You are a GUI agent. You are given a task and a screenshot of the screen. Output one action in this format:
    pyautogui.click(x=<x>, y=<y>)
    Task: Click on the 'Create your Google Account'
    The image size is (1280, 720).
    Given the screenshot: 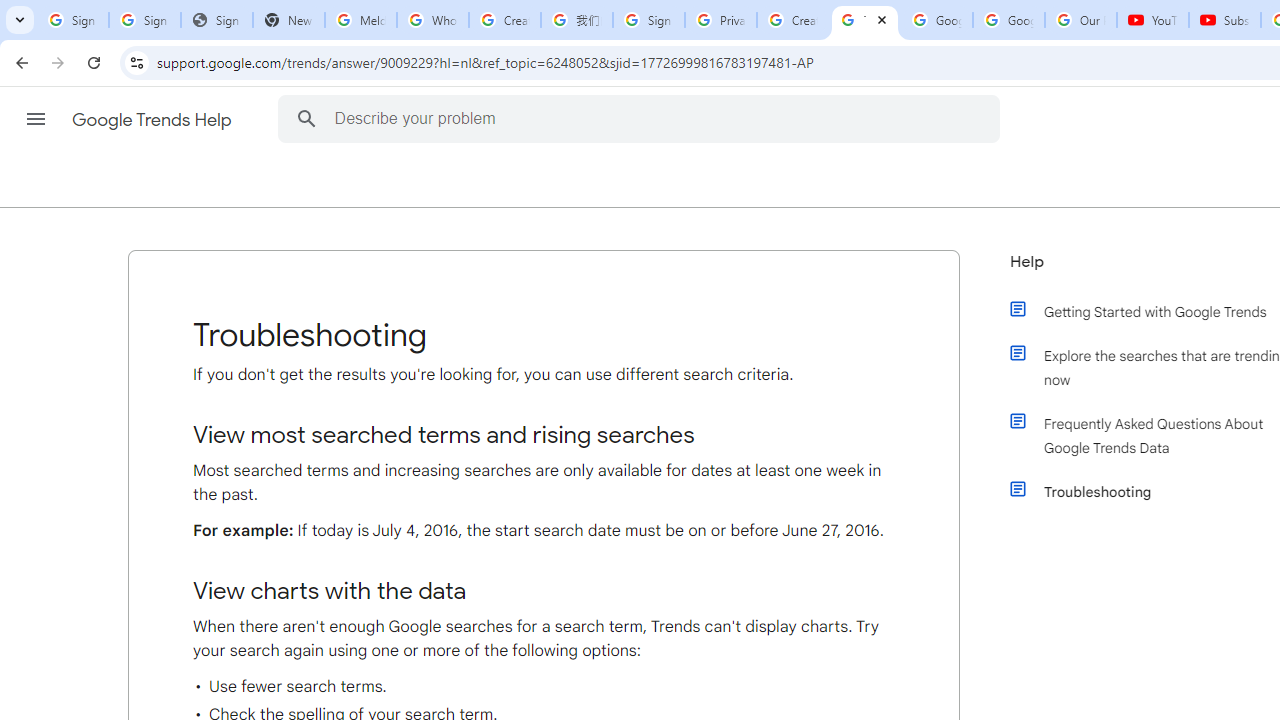 What is the action you would take?
    pyautogui.click(x=791, y=20)
    